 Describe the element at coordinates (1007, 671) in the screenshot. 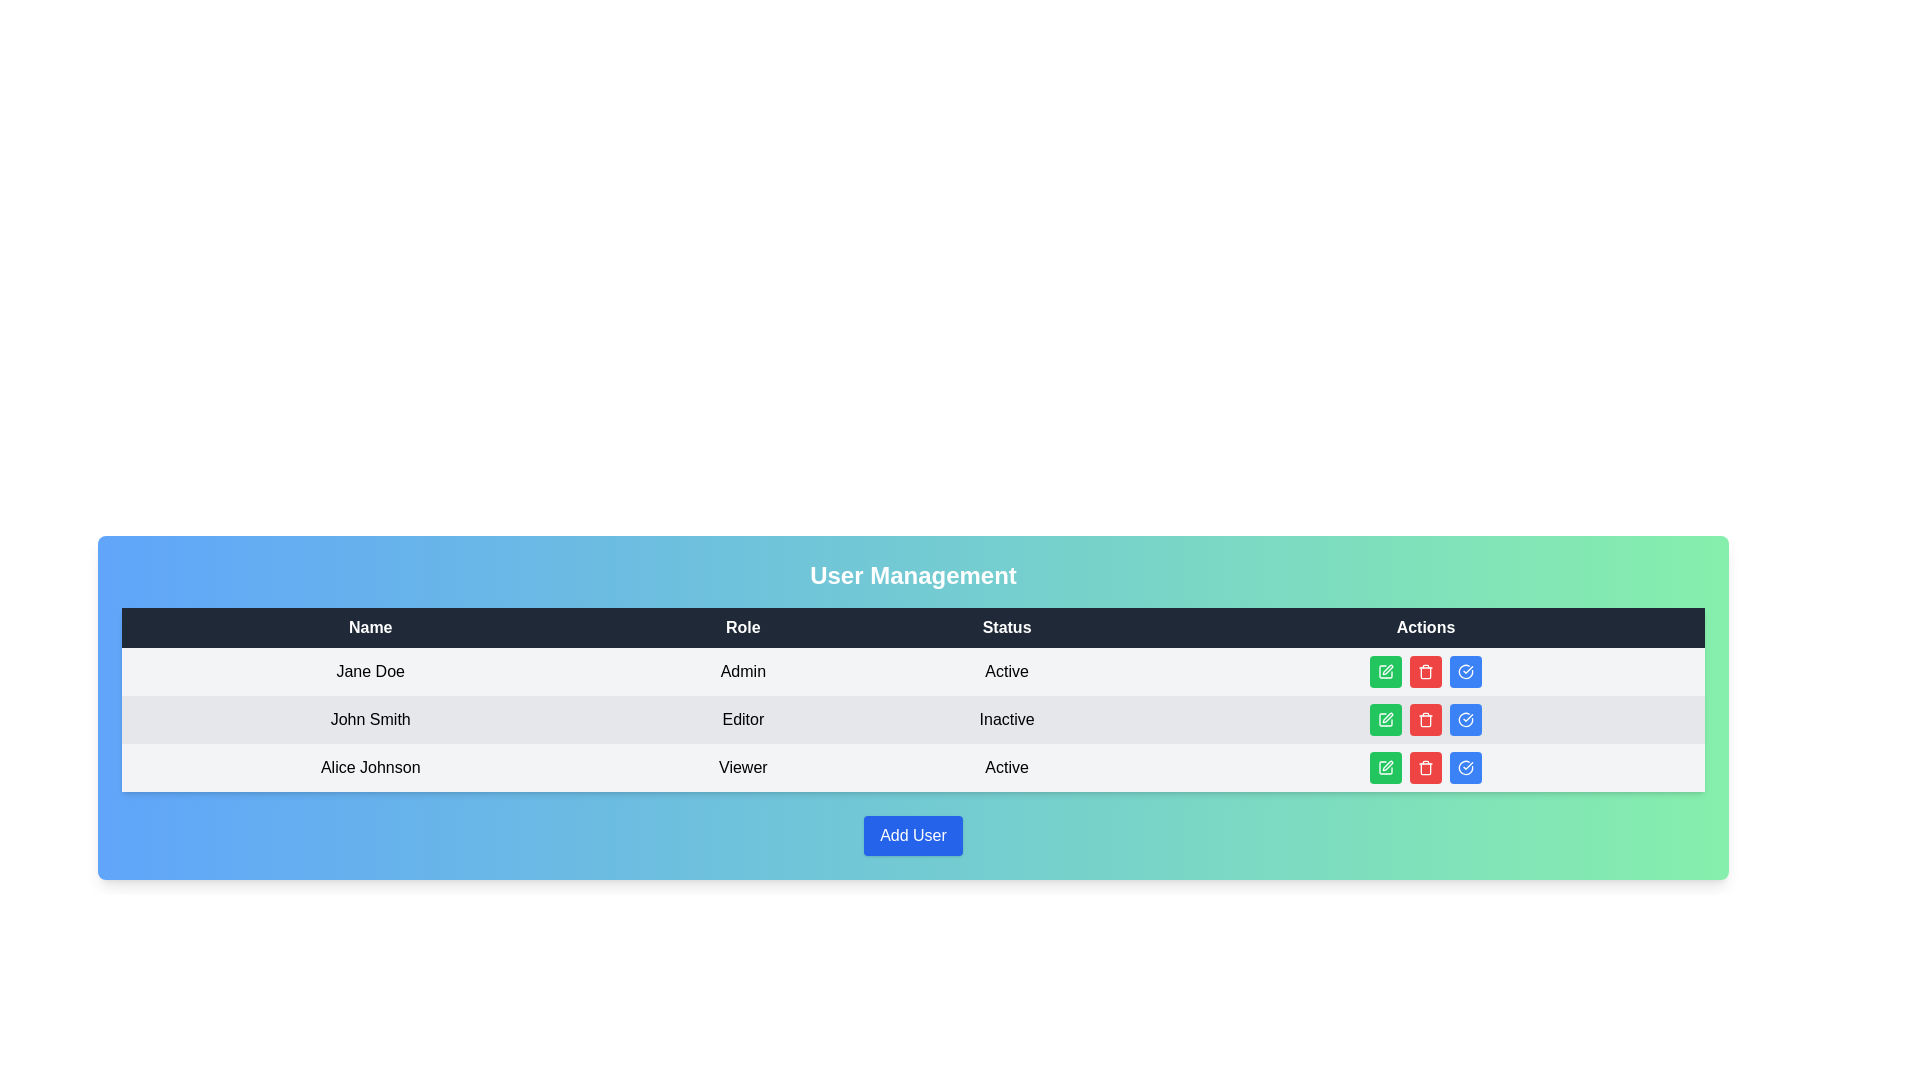

I see `Static Text Label displaying 'Active' in the 'Status' column of the User Management table` at that location.